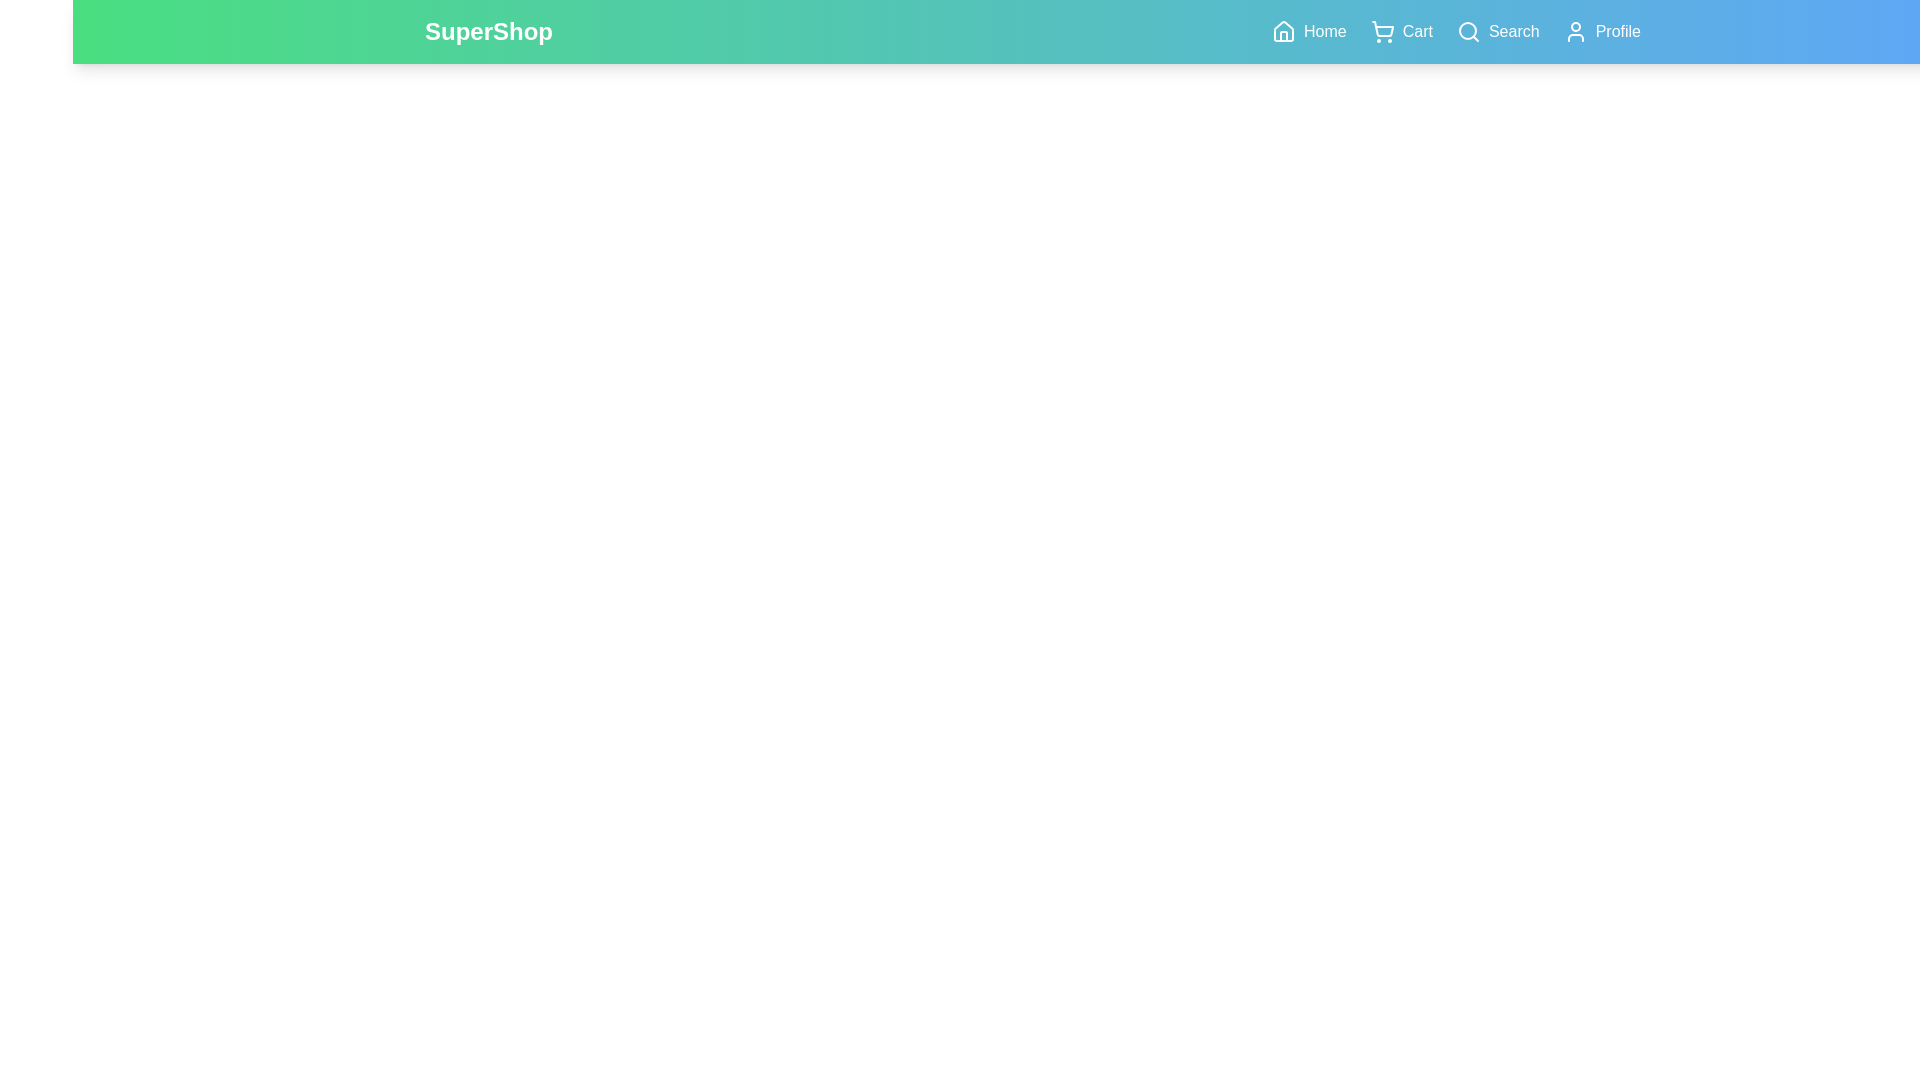 The width and height of the screenshot is (1920, 1080). Describe the element at coordinates (1400, 31) in the screenshot. I see `the shopping cart icon with the text 'Cart' in the navigation bar` at that location.